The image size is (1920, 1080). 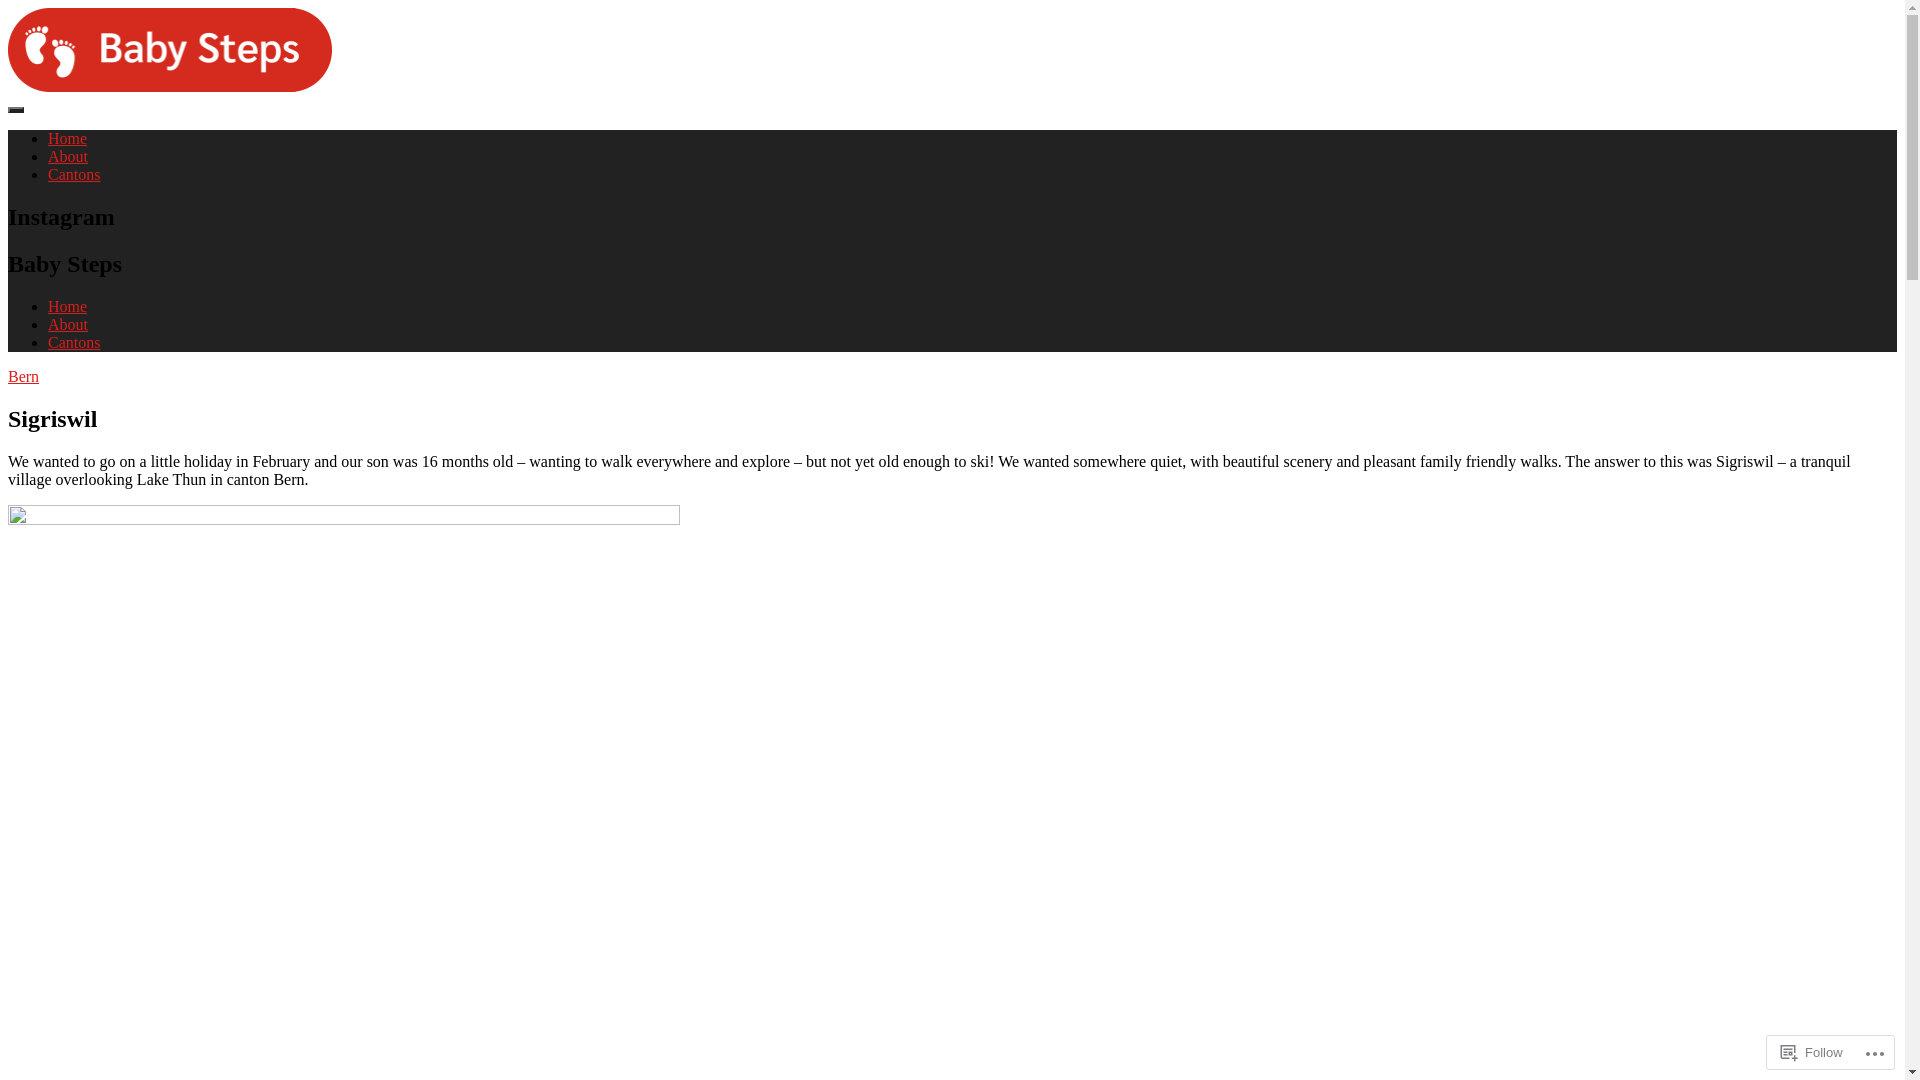 What do you see at coordinates (8, 376) in the screenshot?
I see `'Bern'` at bounding box center [8, 376].